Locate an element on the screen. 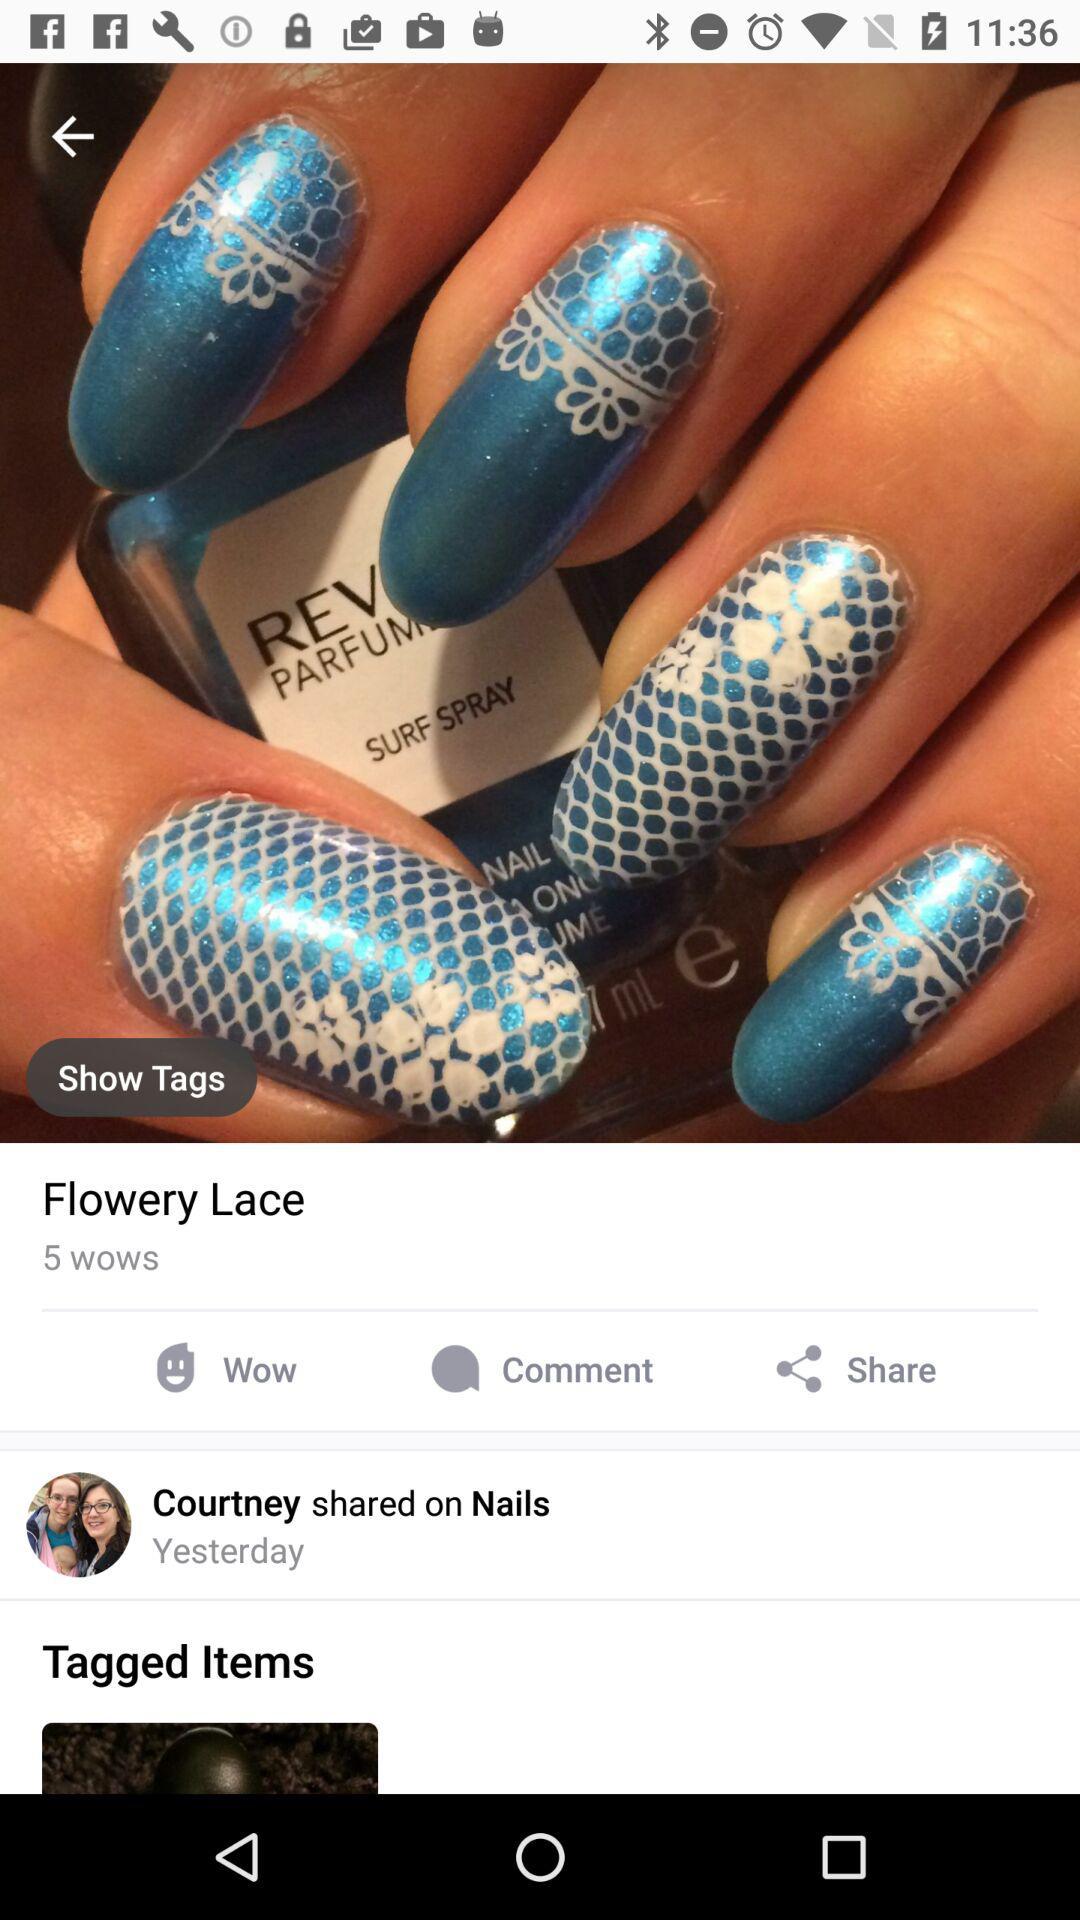  icon at the bottom right corner is located at coordinates (852, 1368).